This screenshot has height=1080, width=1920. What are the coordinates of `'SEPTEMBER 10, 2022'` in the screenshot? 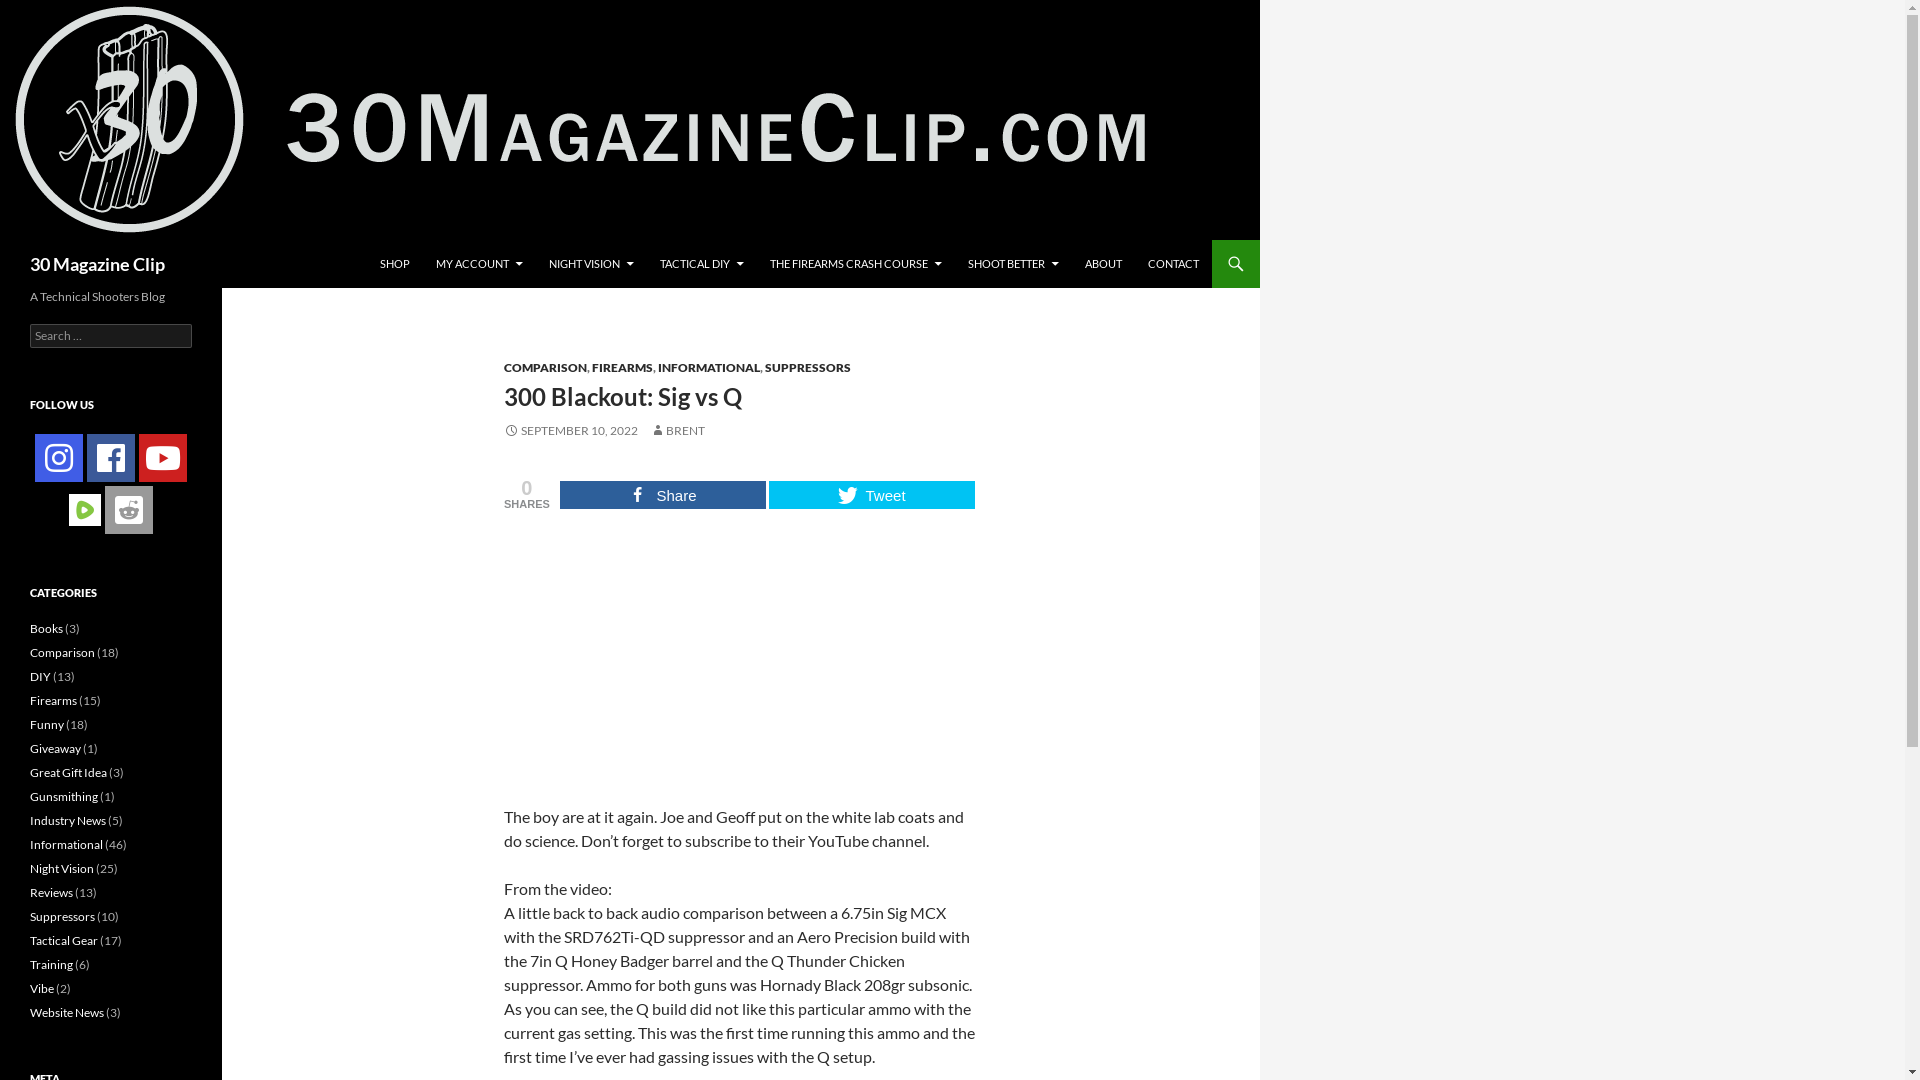 It's located at (570, 429).